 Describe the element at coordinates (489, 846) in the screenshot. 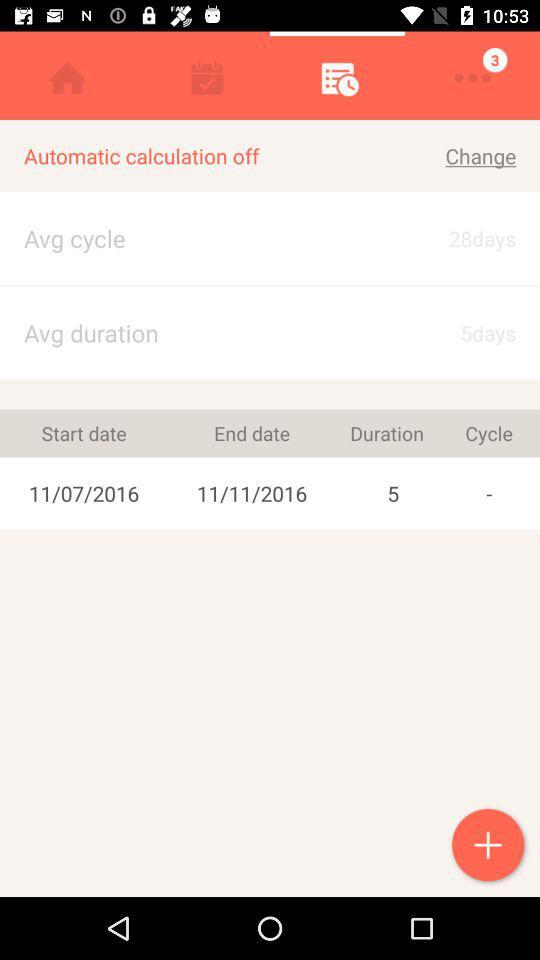

I see `item at the bottom right corner` at that location.